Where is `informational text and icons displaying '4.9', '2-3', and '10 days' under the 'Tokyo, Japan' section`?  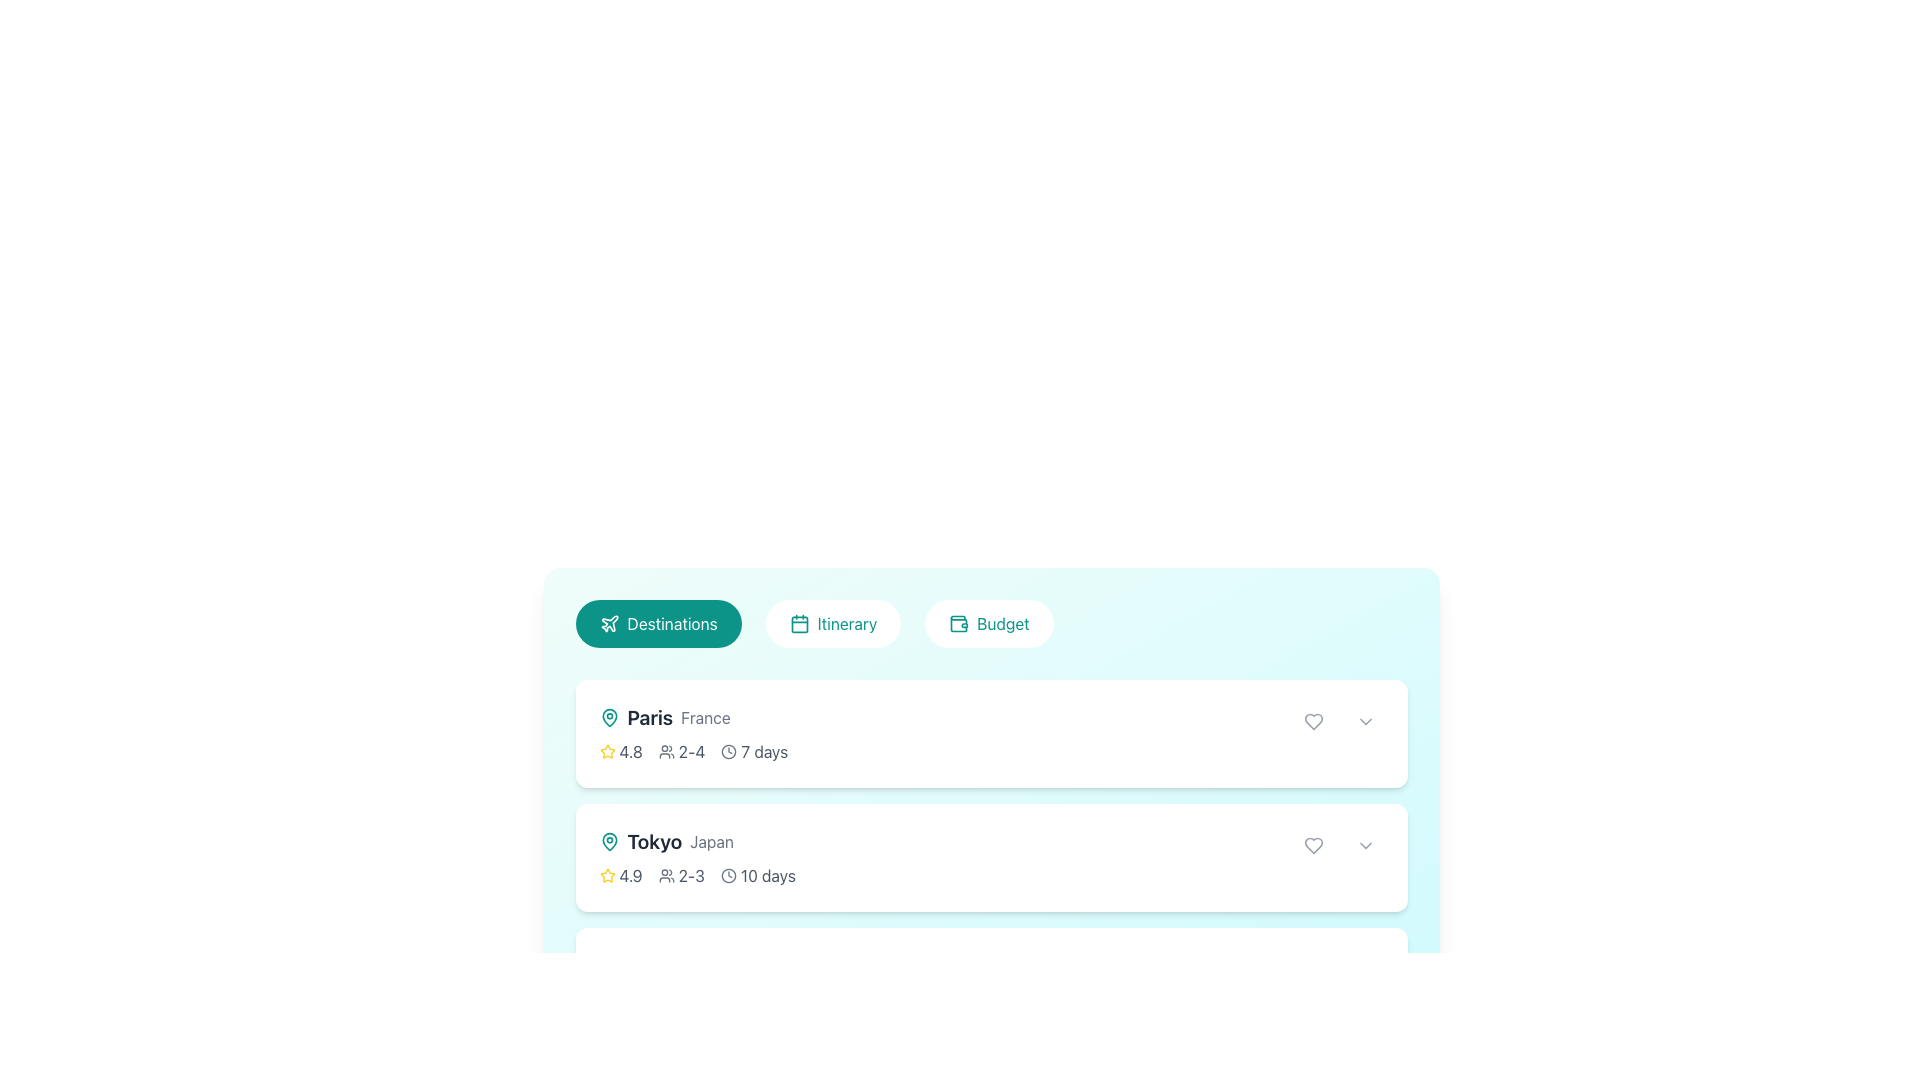
informational text and icons displaying '4.9', '2-3', and '10 days' under the 'Tokyo, Japan' section is located at coordinates (697, 874).